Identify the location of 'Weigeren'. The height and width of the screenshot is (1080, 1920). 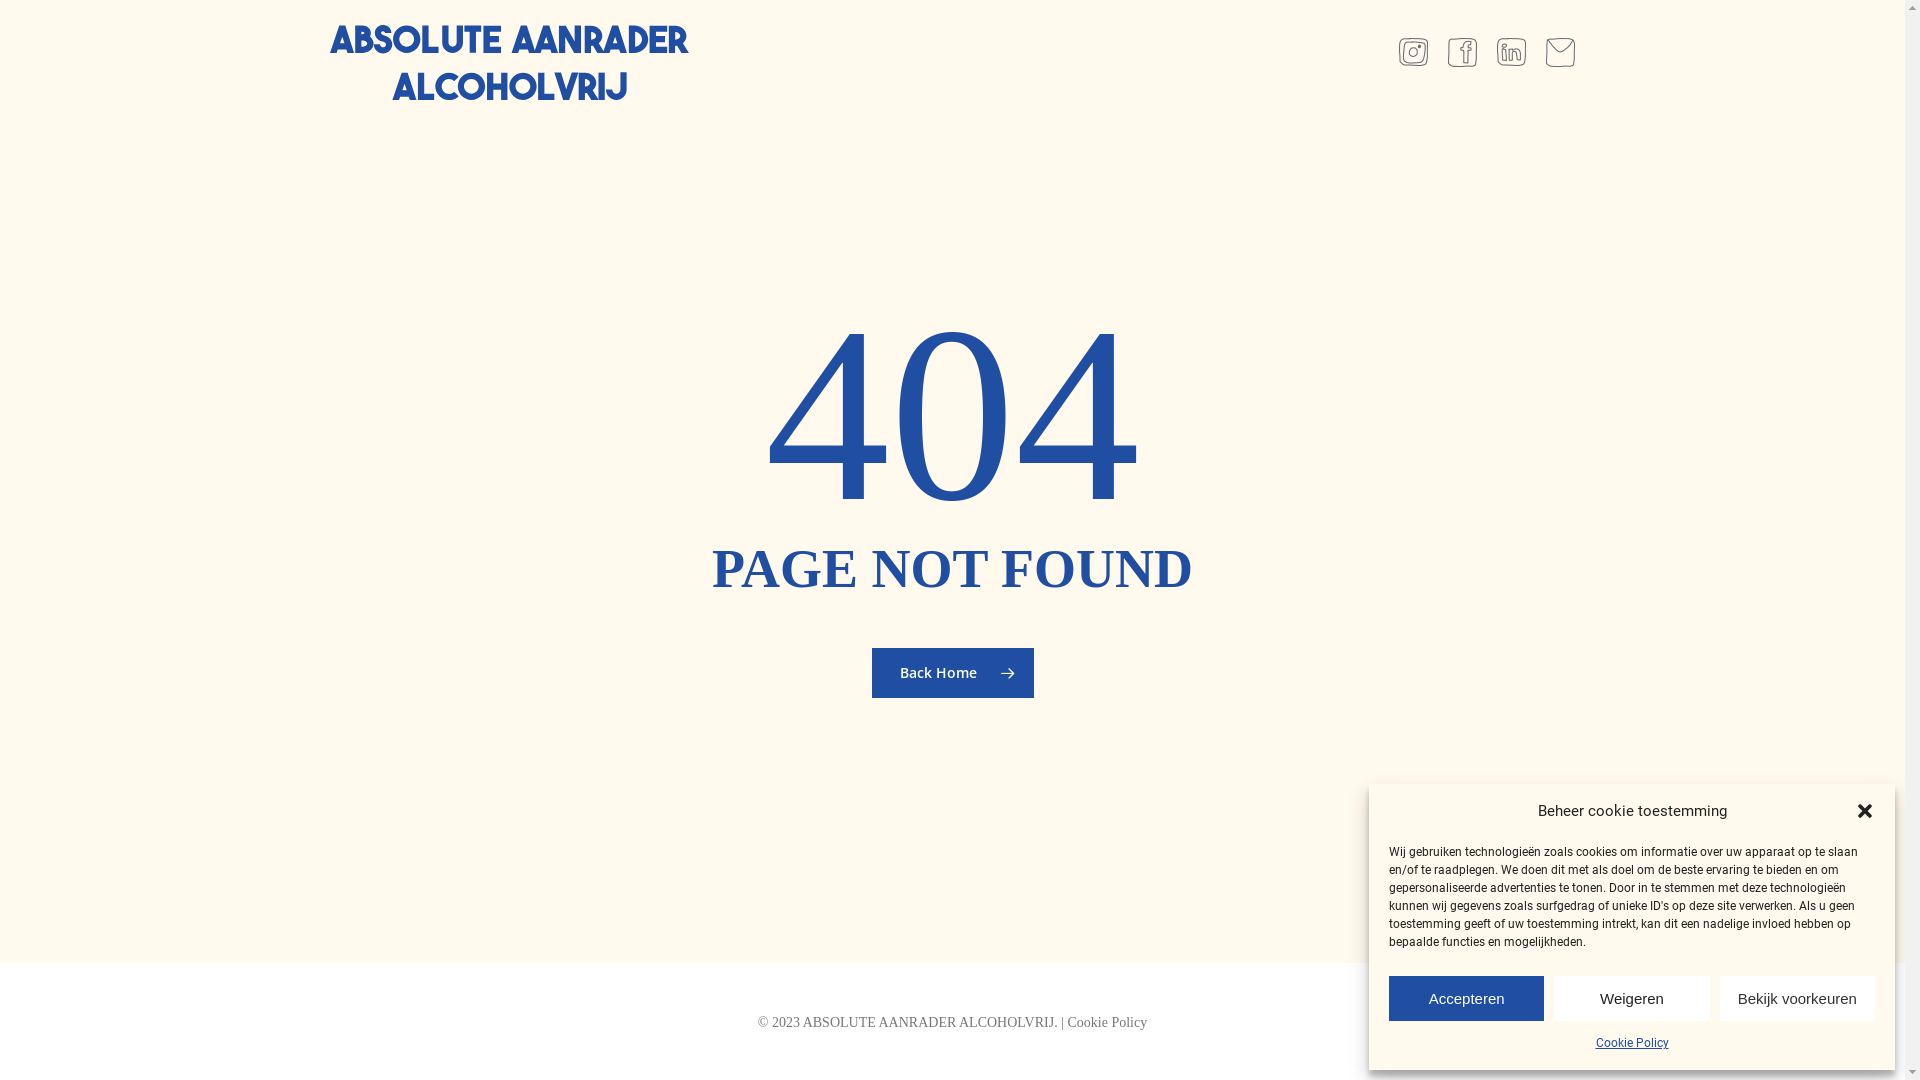
(1631, 998).